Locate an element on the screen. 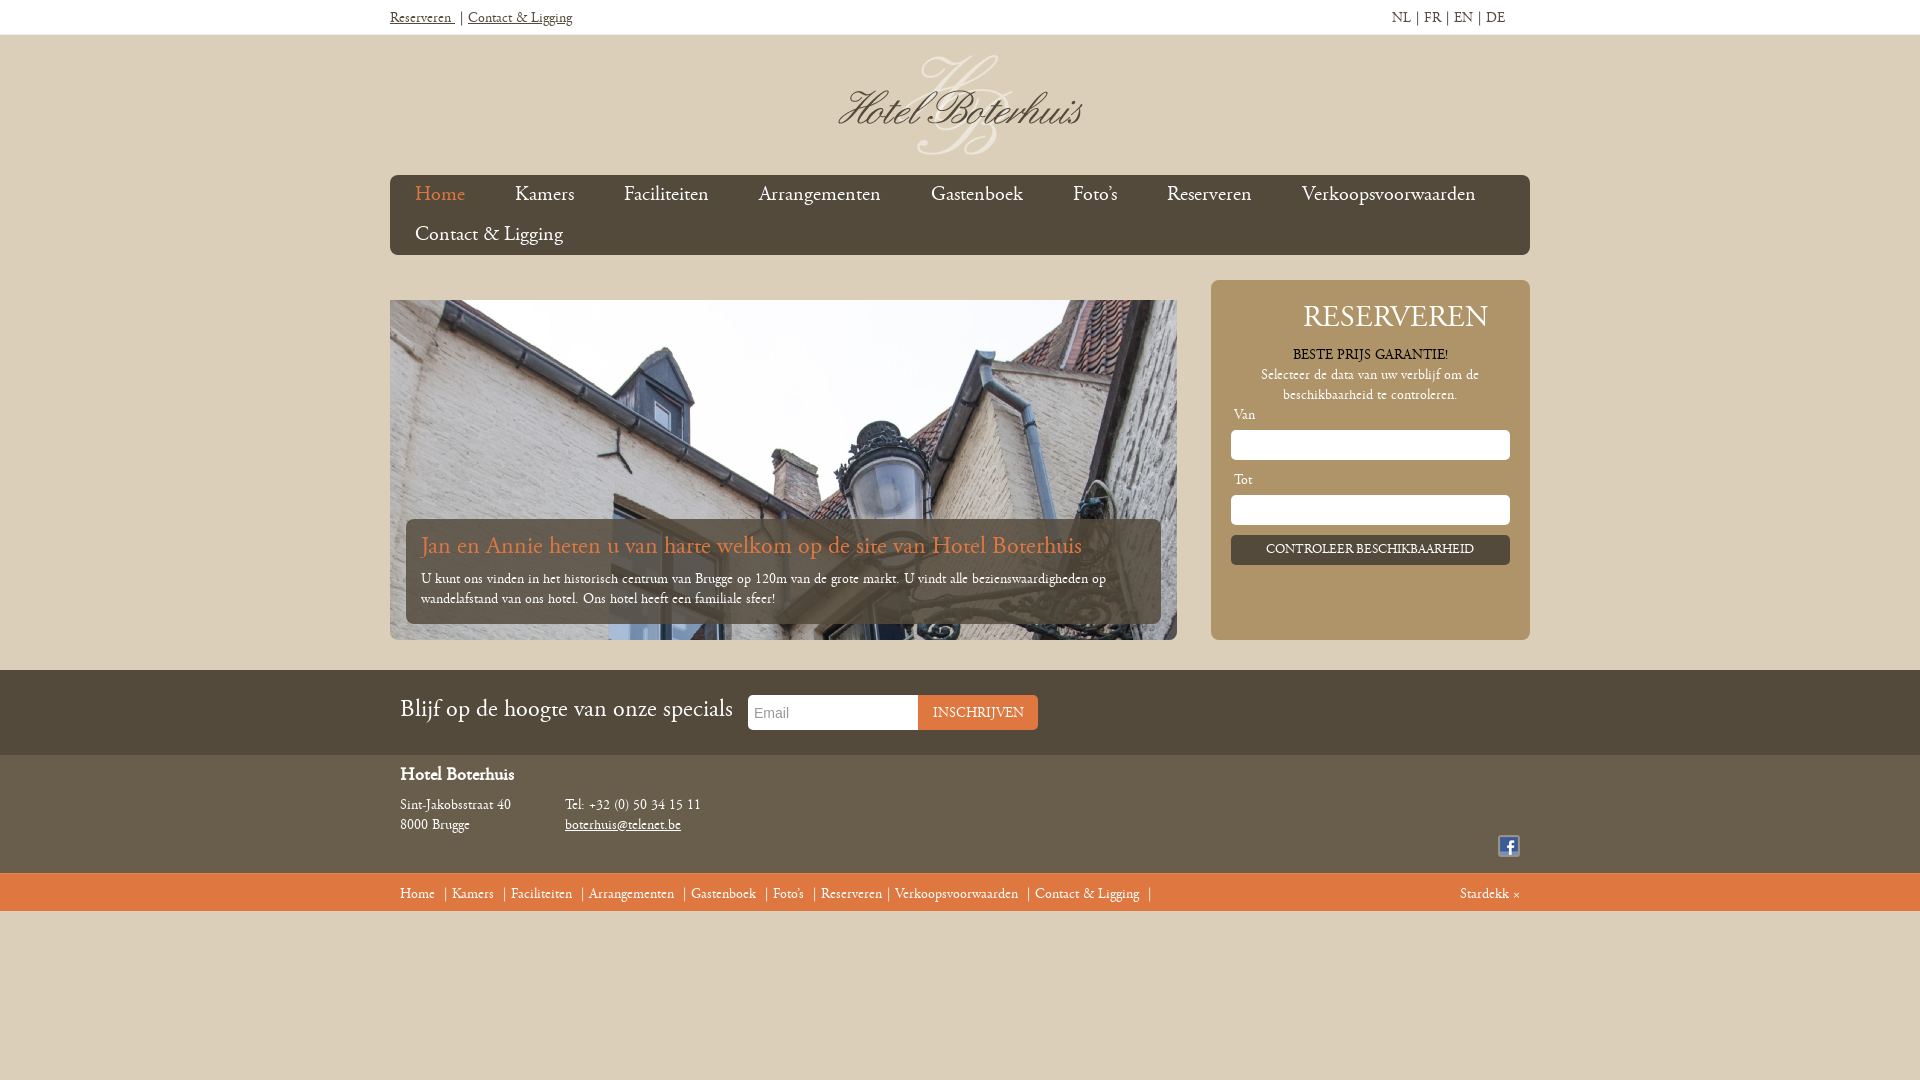  'Kamers' is located at coordinates (544, 195).